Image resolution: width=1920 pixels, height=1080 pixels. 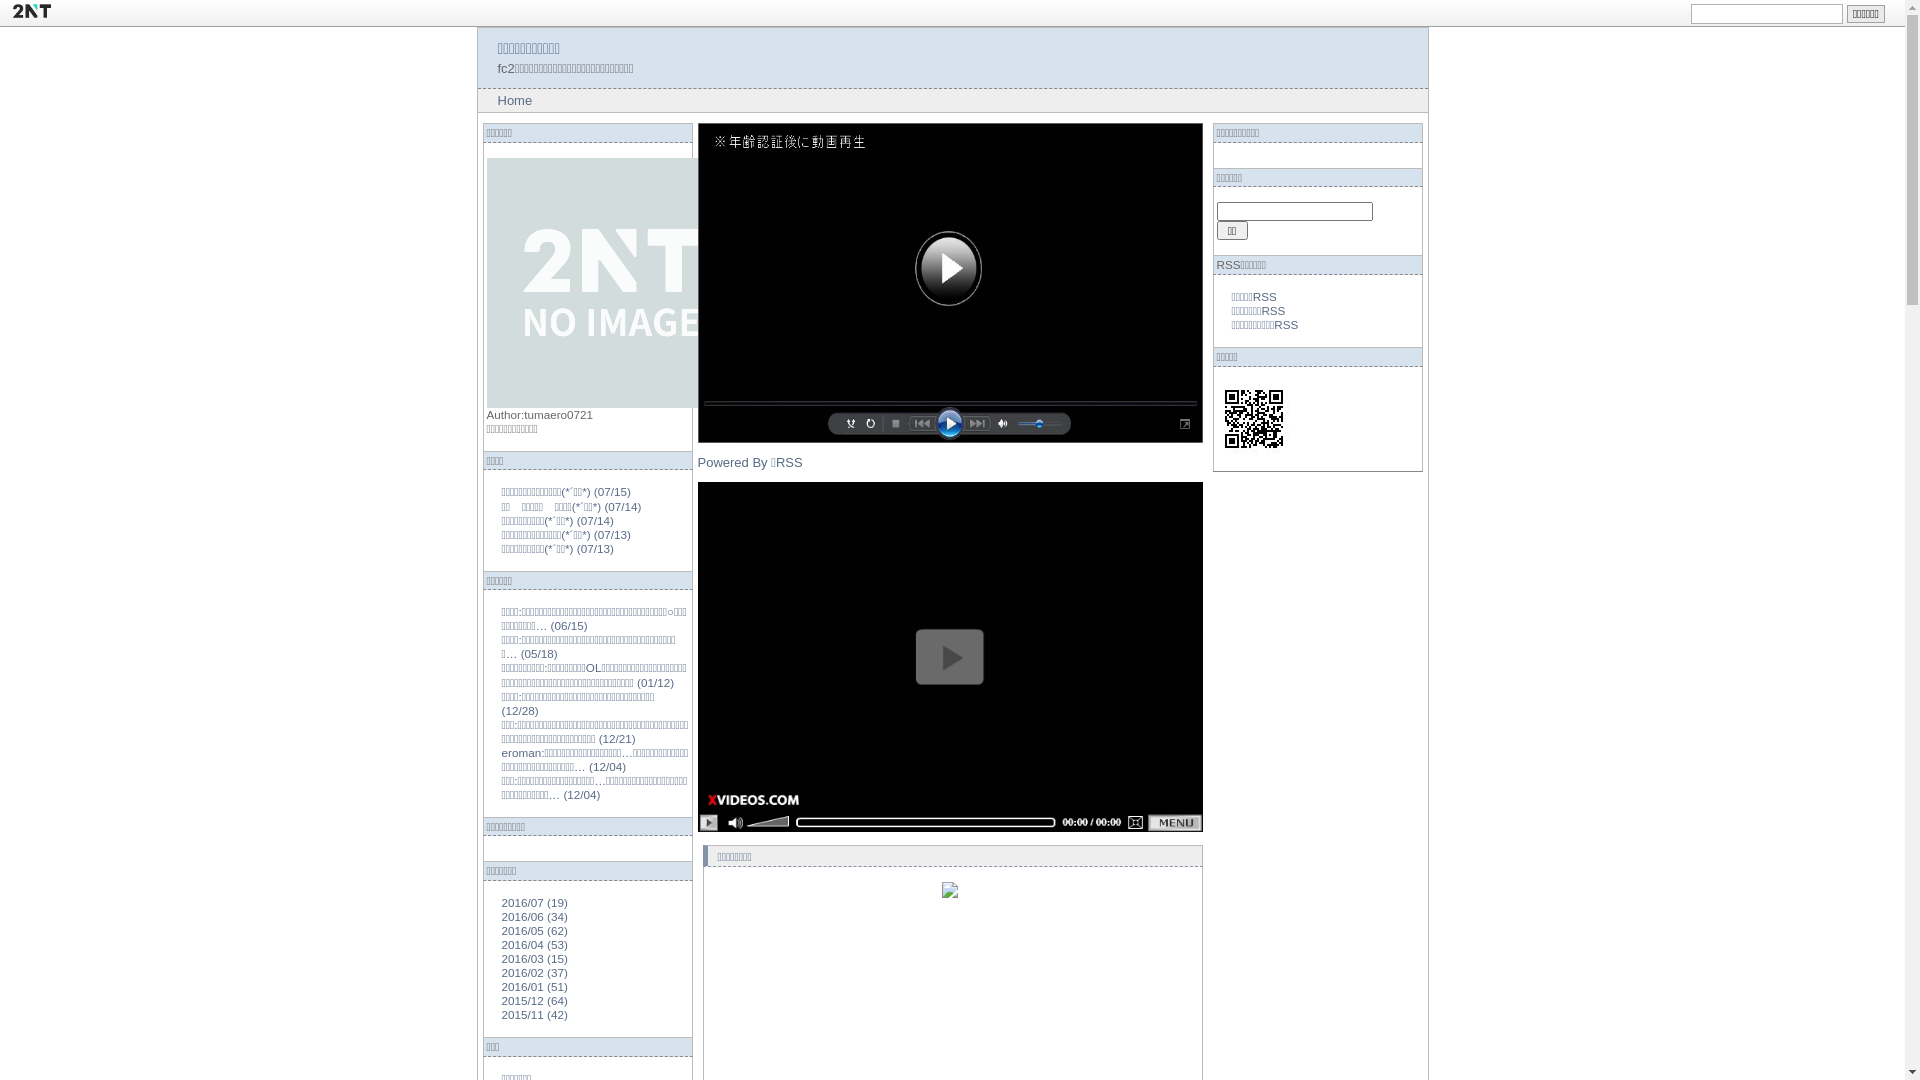 I want to click on '2016/04 (53)', so click(x=534, y=944).